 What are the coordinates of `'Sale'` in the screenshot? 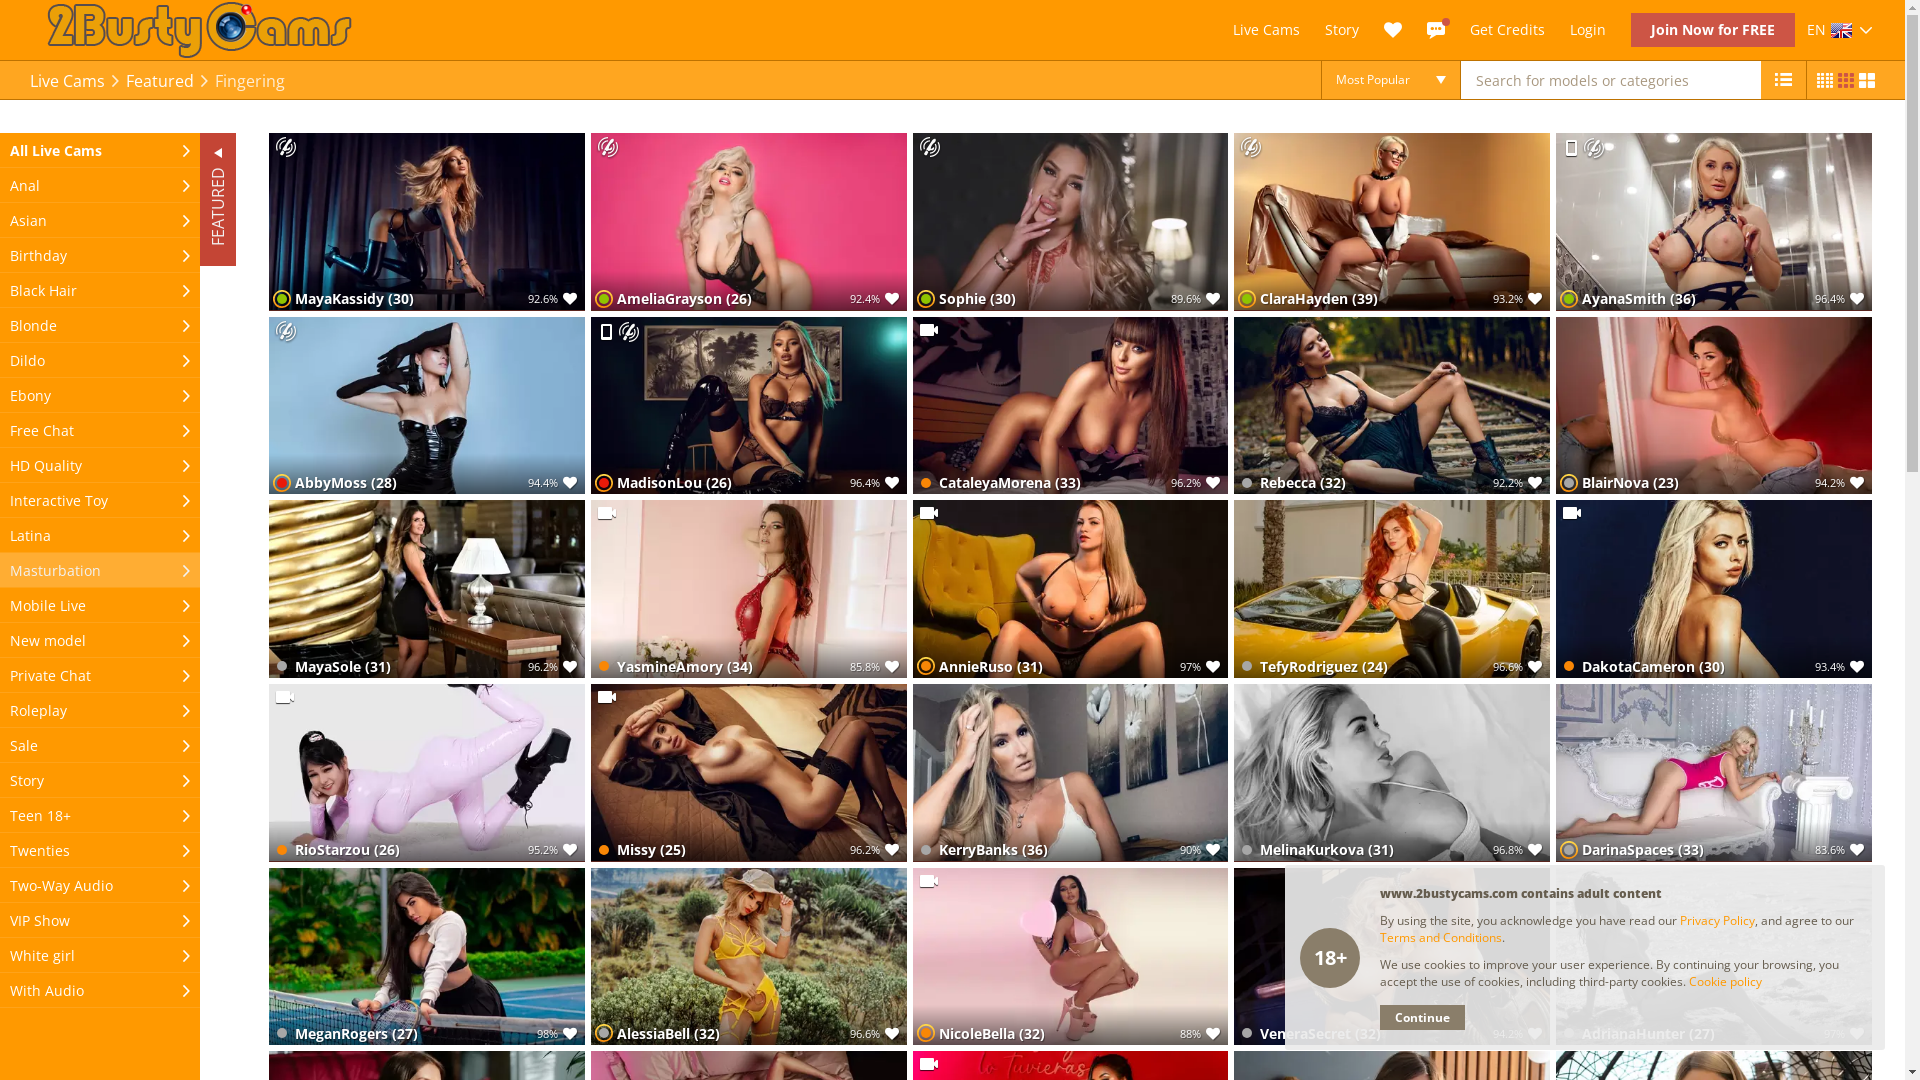 It's located at (99, 745).